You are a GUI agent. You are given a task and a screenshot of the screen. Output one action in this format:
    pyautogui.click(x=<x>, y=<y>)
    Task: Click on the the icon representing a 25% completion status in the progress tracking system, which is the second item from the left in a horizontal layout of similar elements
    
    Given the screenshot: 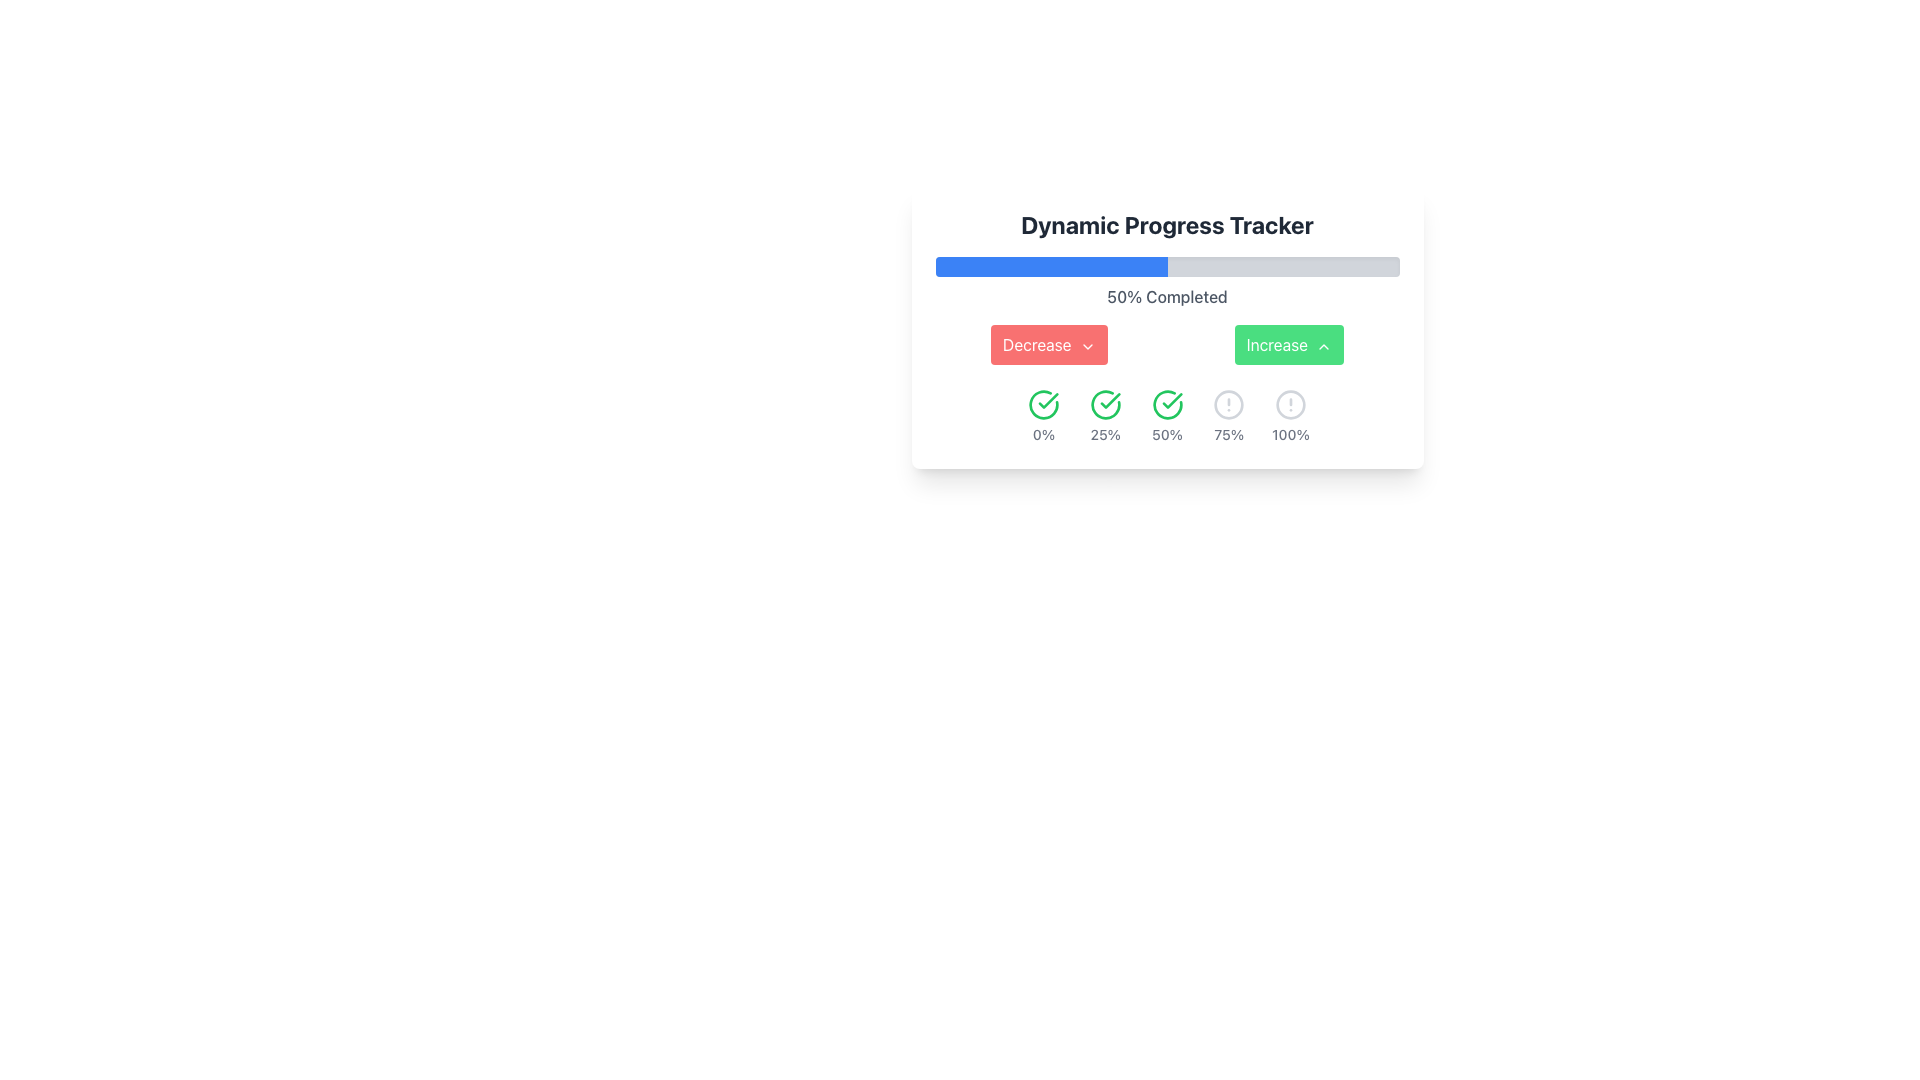 What is the action you would take?
    pyautogui.click(x=1104, y=415)
    